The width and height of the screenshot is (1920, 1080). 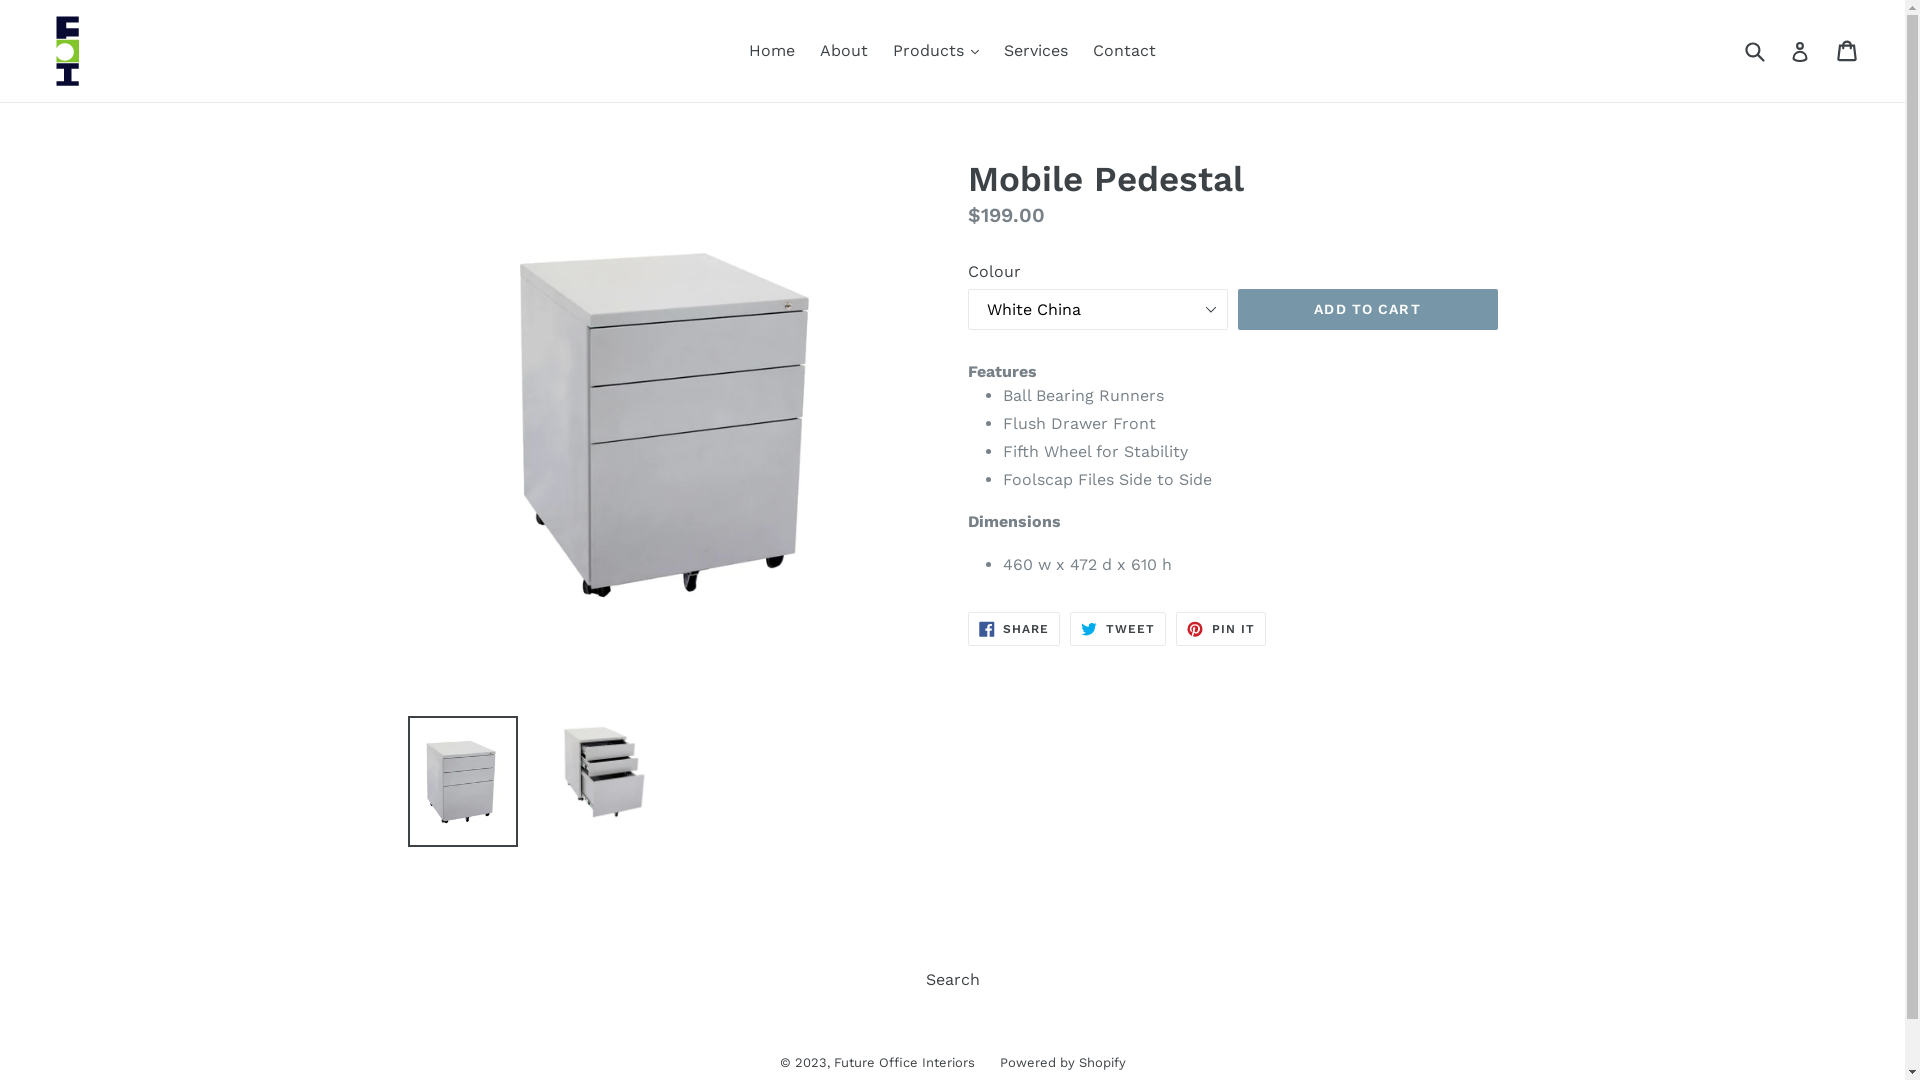 I want to click on 'Powered by Shopify', so click(x=1061, y=1061).